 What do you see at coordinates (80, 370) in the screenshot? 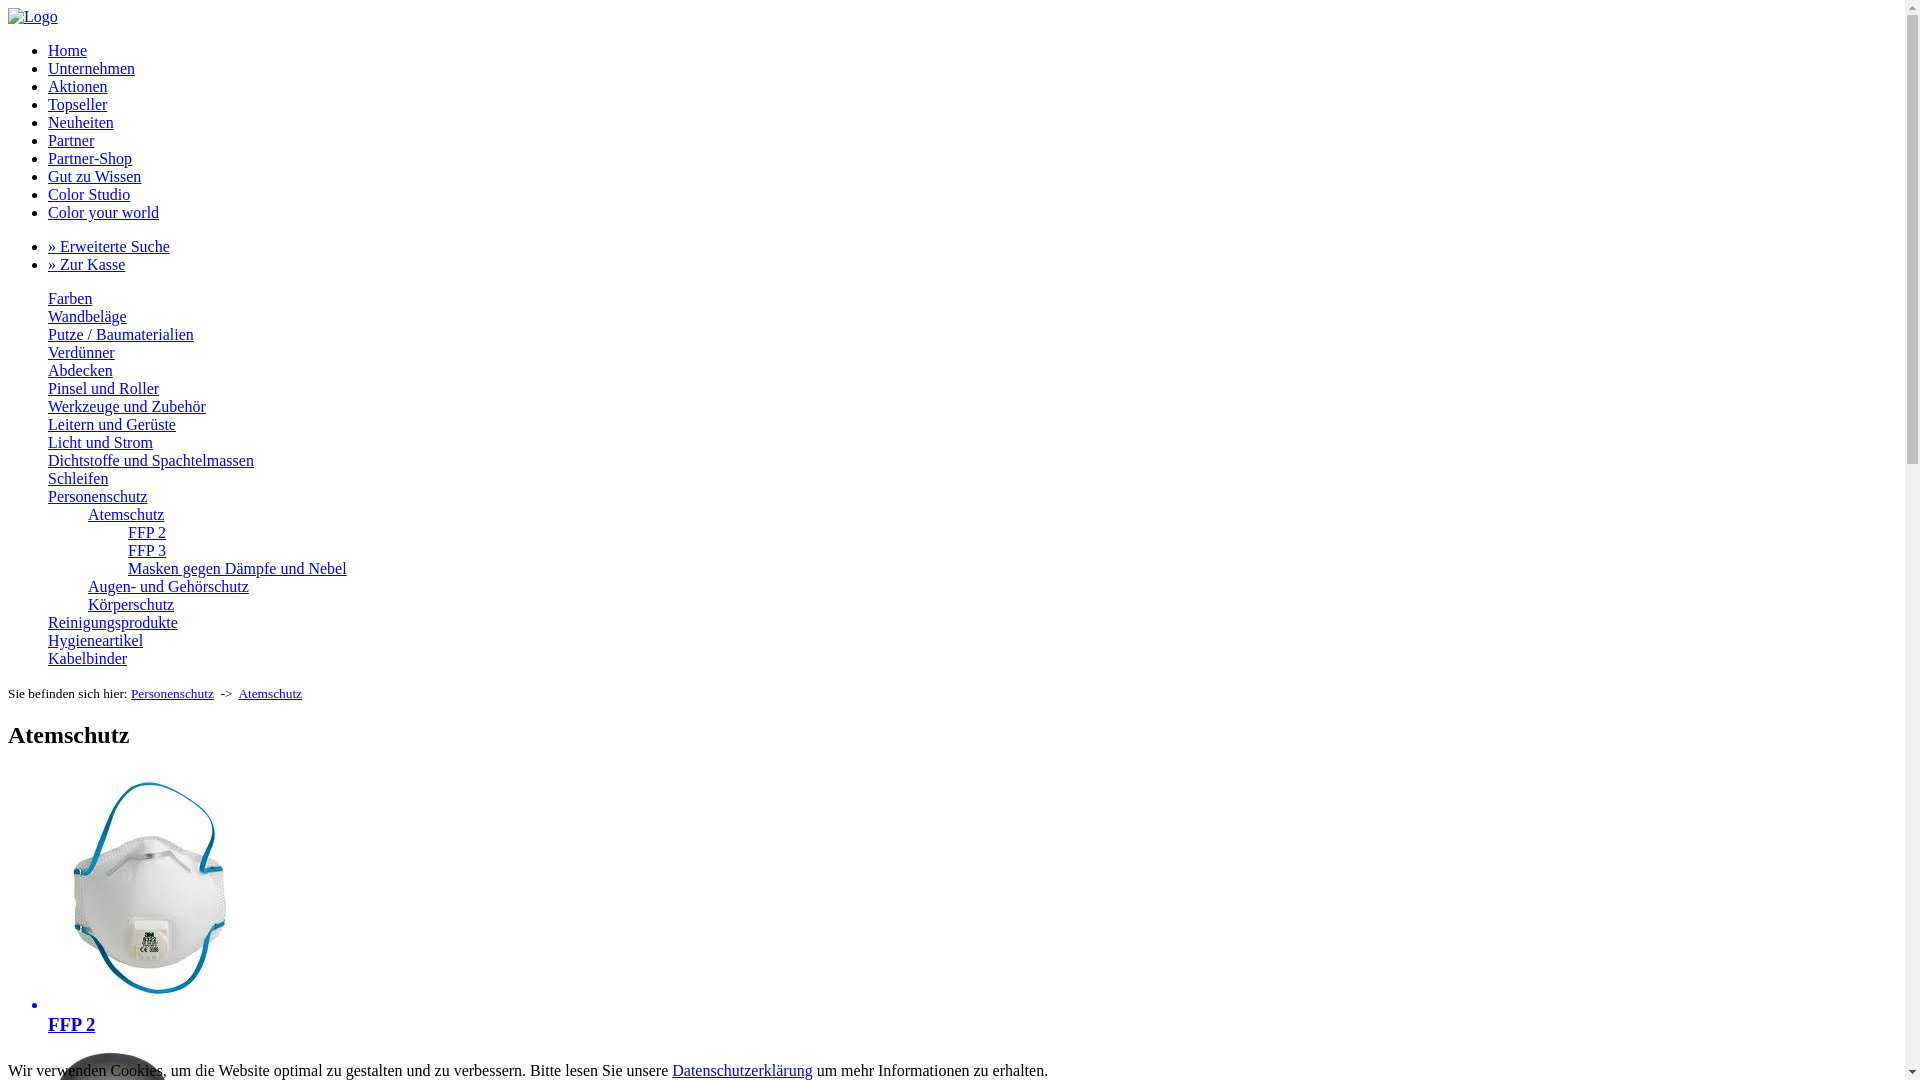
I see `'Abdecken'` at bounding box center [80, 370].